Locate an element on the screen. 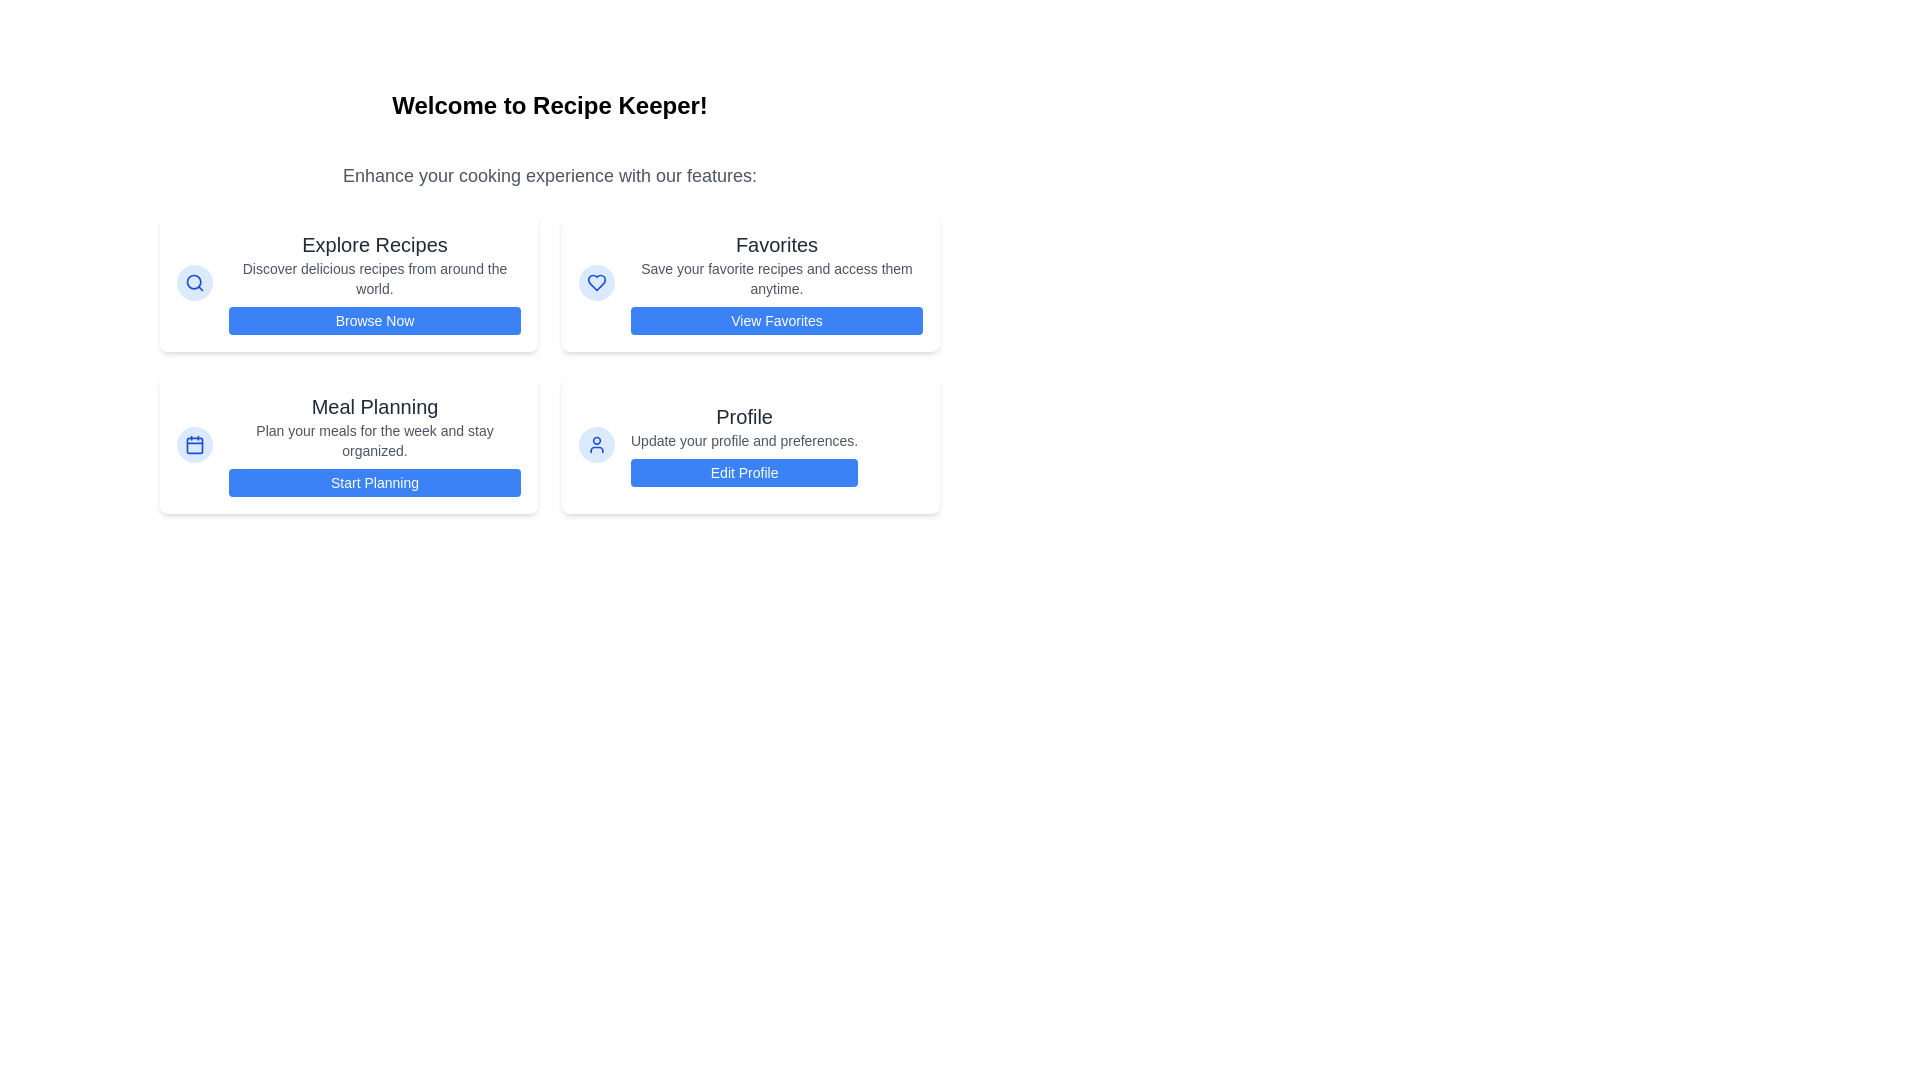 This screenshot has width=1920, height=1080. the 'Favorites' icon located in the second column of the top row of cards, positioned to the left of the text 'Favorites' is located at coordinates (595, 282).